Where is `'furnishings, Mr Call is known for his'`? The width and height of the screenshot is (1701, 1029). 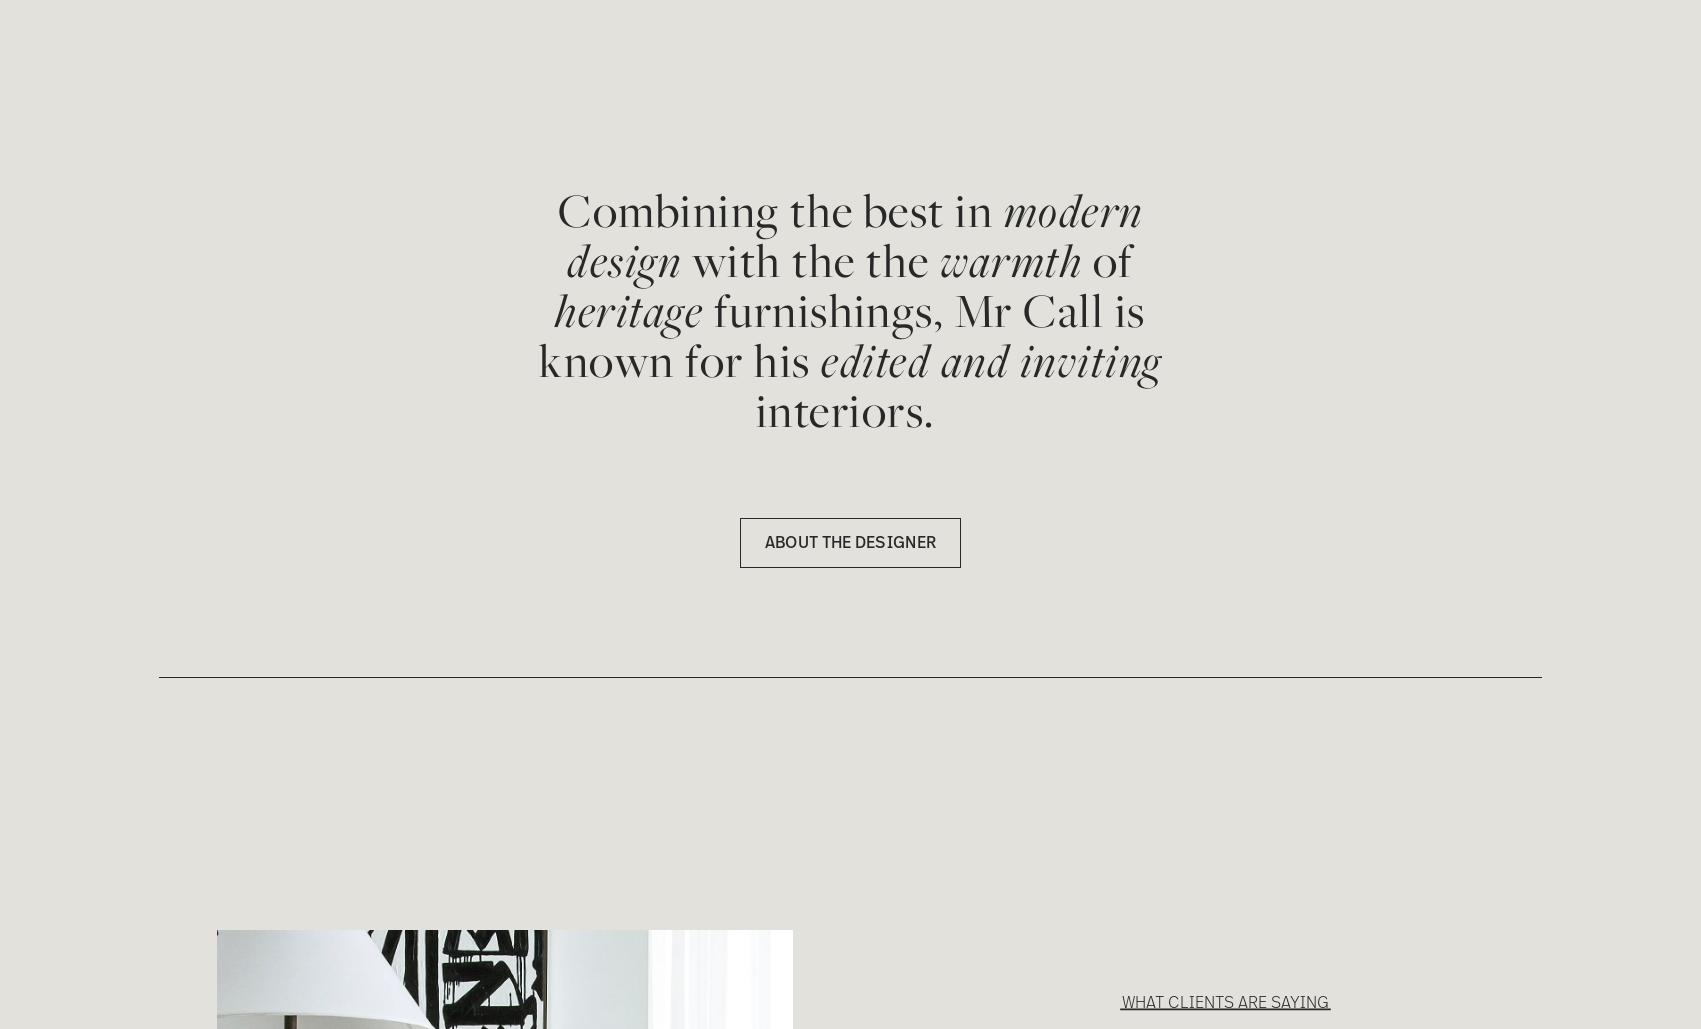 'furnishings, Mr Call is known for his' is located at coordinates (539, 335).